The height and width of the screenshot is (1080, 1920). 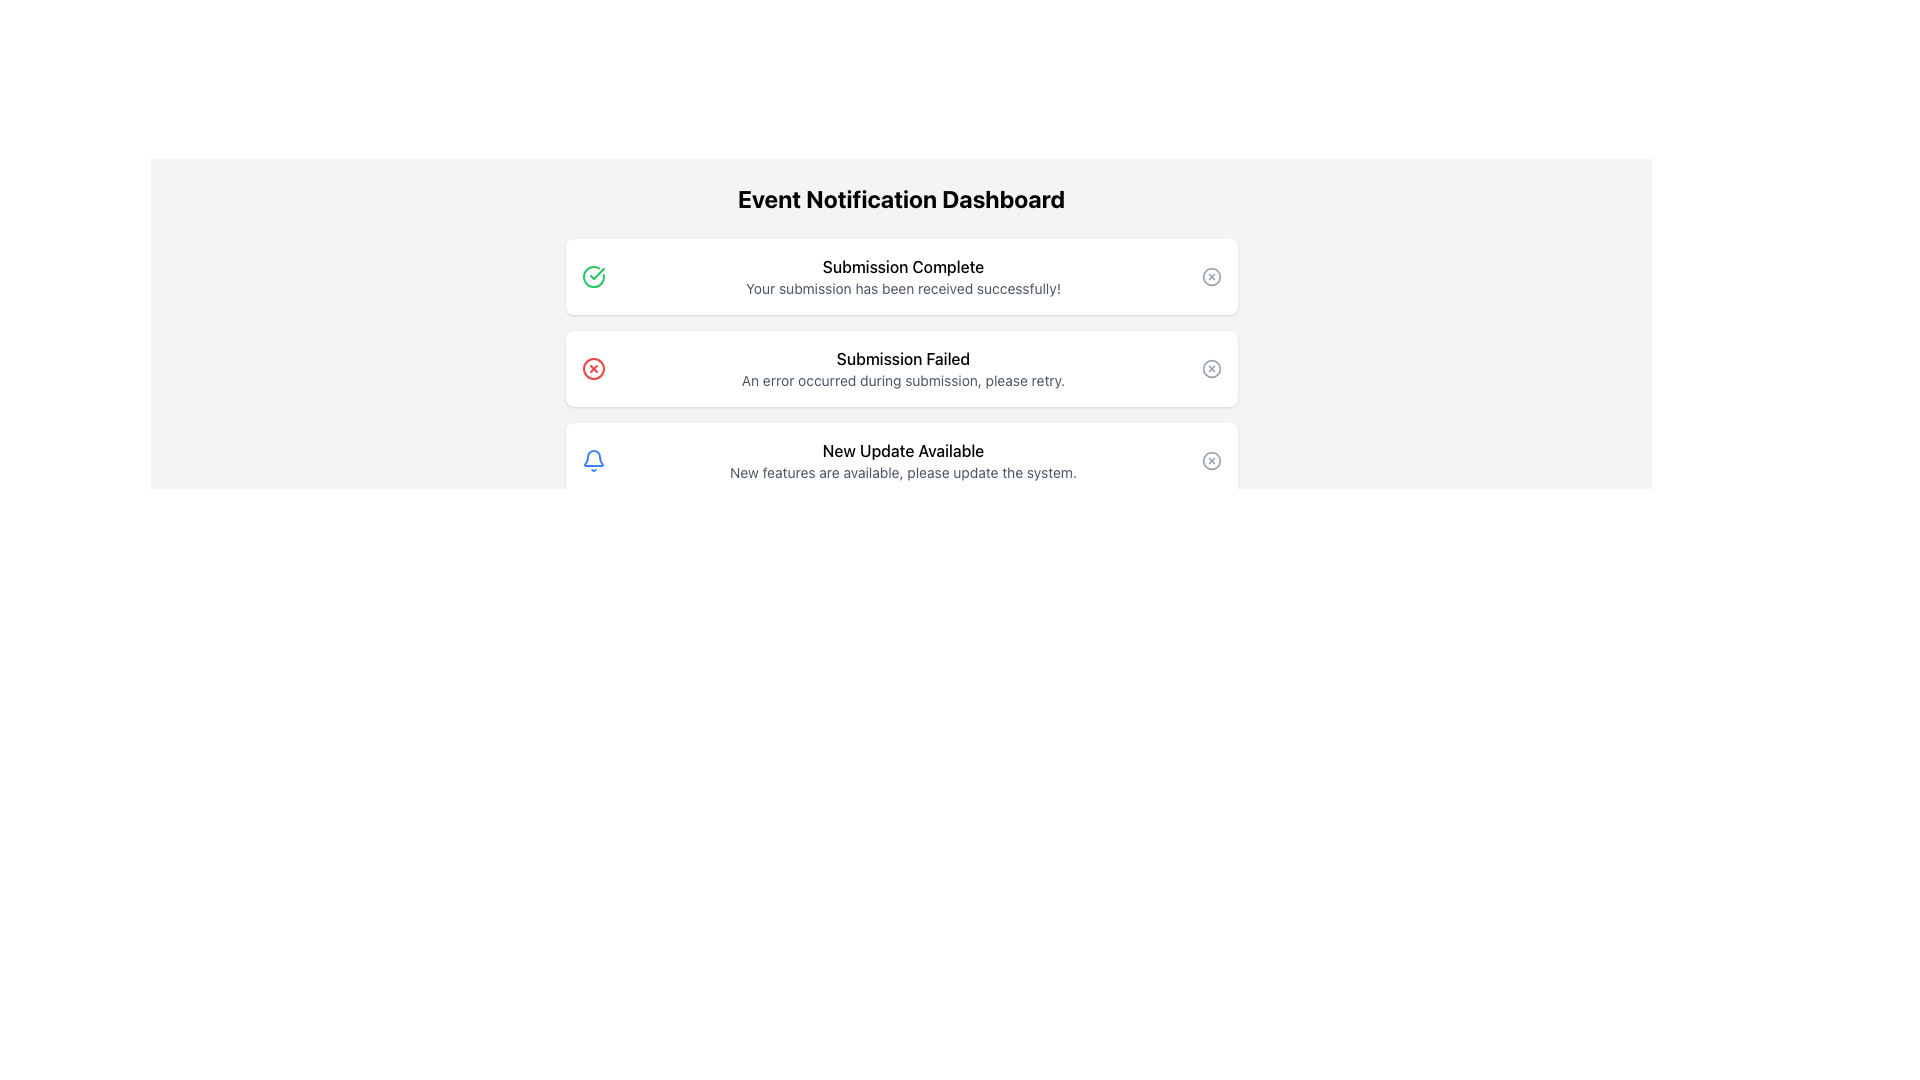 What do you see at coordinates (902, 461) in the screenshot?
I see `the textual notification block displaying 'New Update Available' and its description 'New features are available, please update the system.'` at bounding box center [902, 461].